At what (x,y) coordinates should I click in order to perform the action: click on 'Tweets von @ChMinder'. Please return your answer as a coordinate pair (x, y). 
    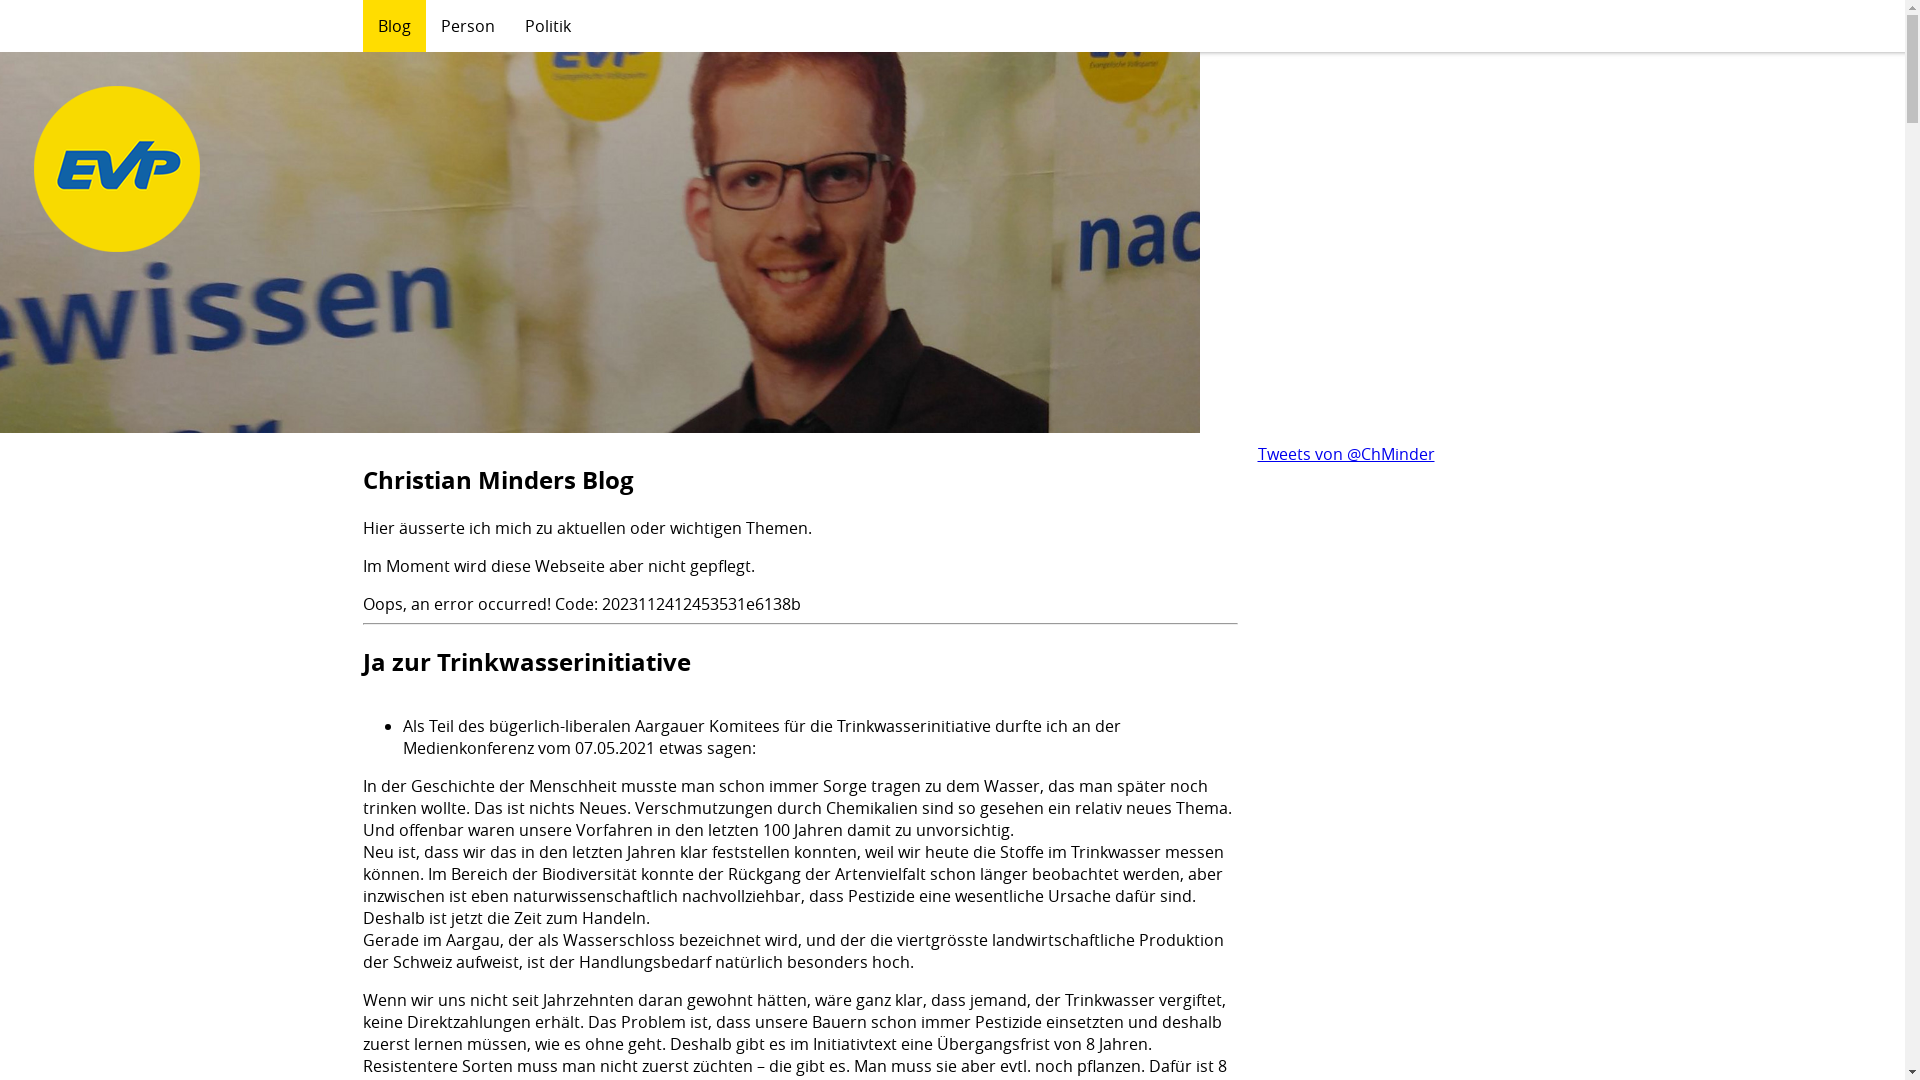
    Looking at the image, I should click on (1346, 454).